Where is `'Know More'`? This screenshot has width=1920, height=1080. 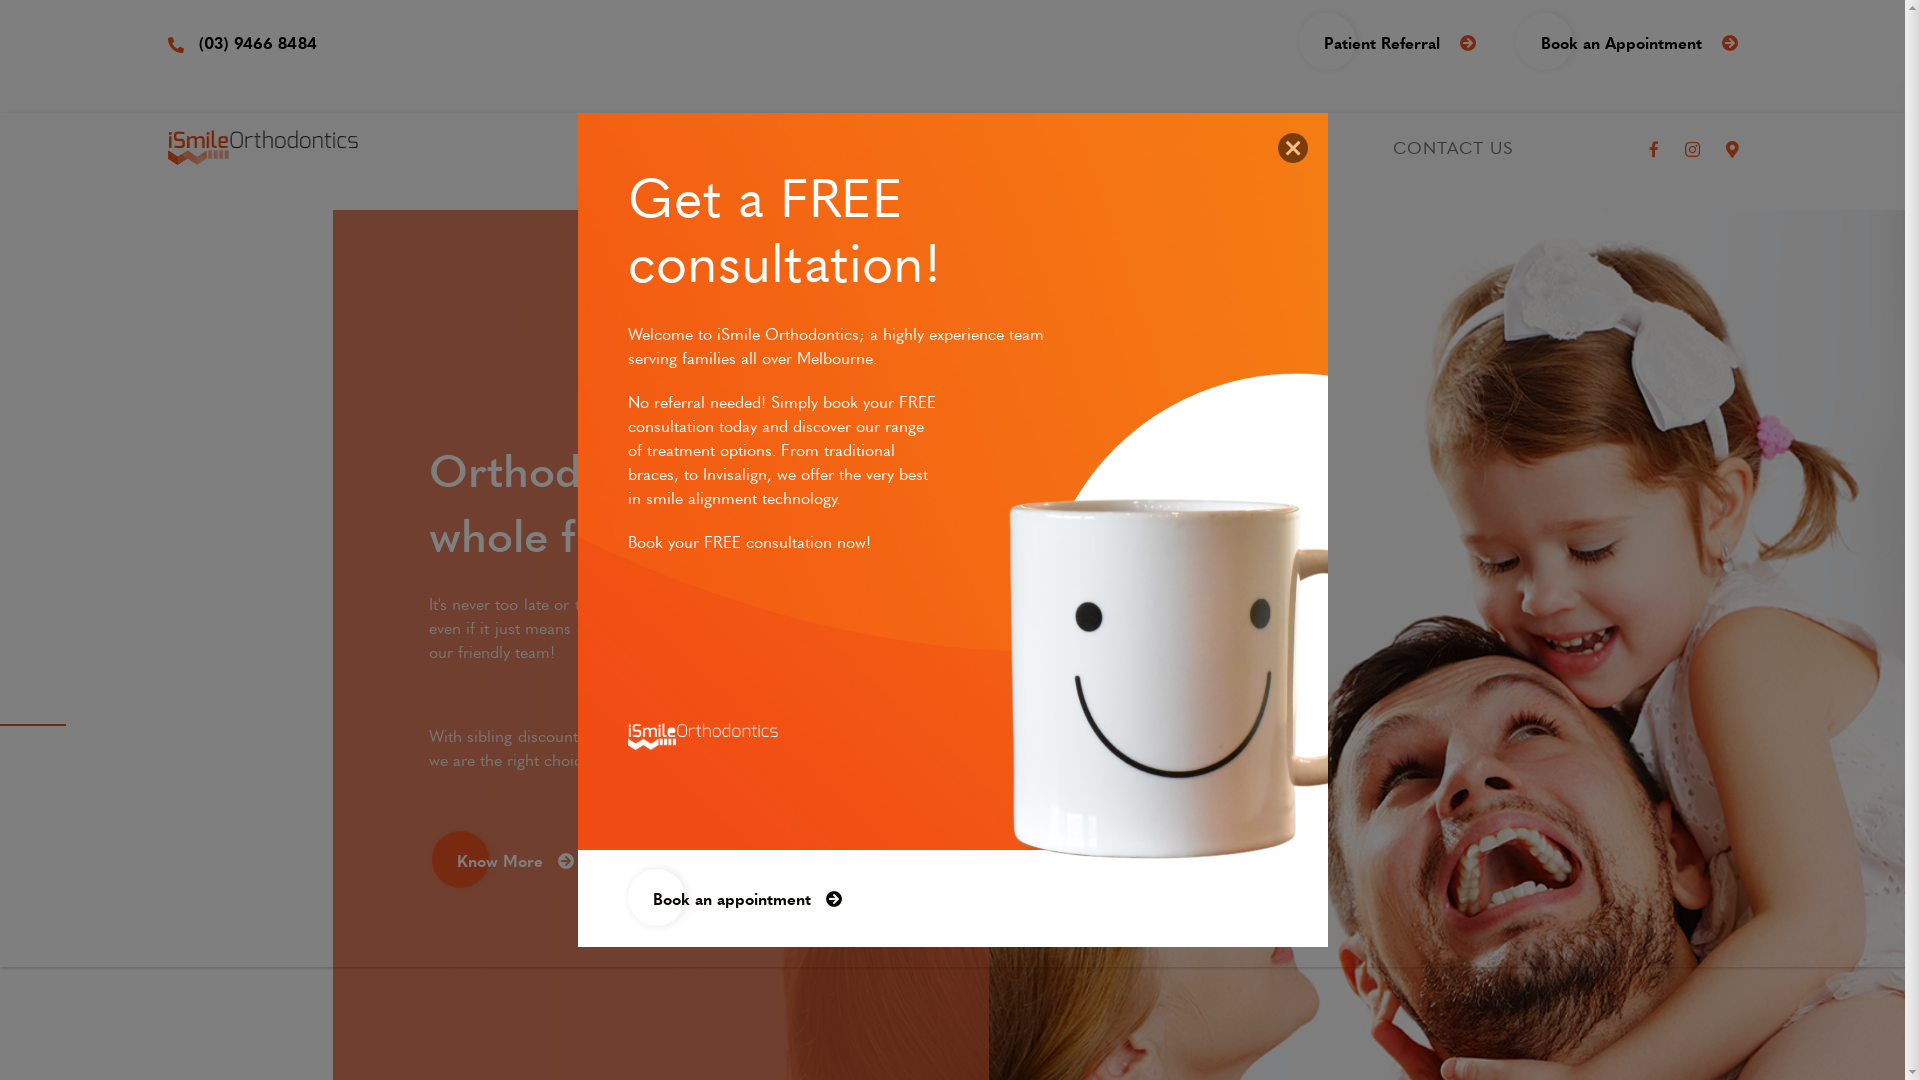 'Know More' is located at coordinates (514, 839).